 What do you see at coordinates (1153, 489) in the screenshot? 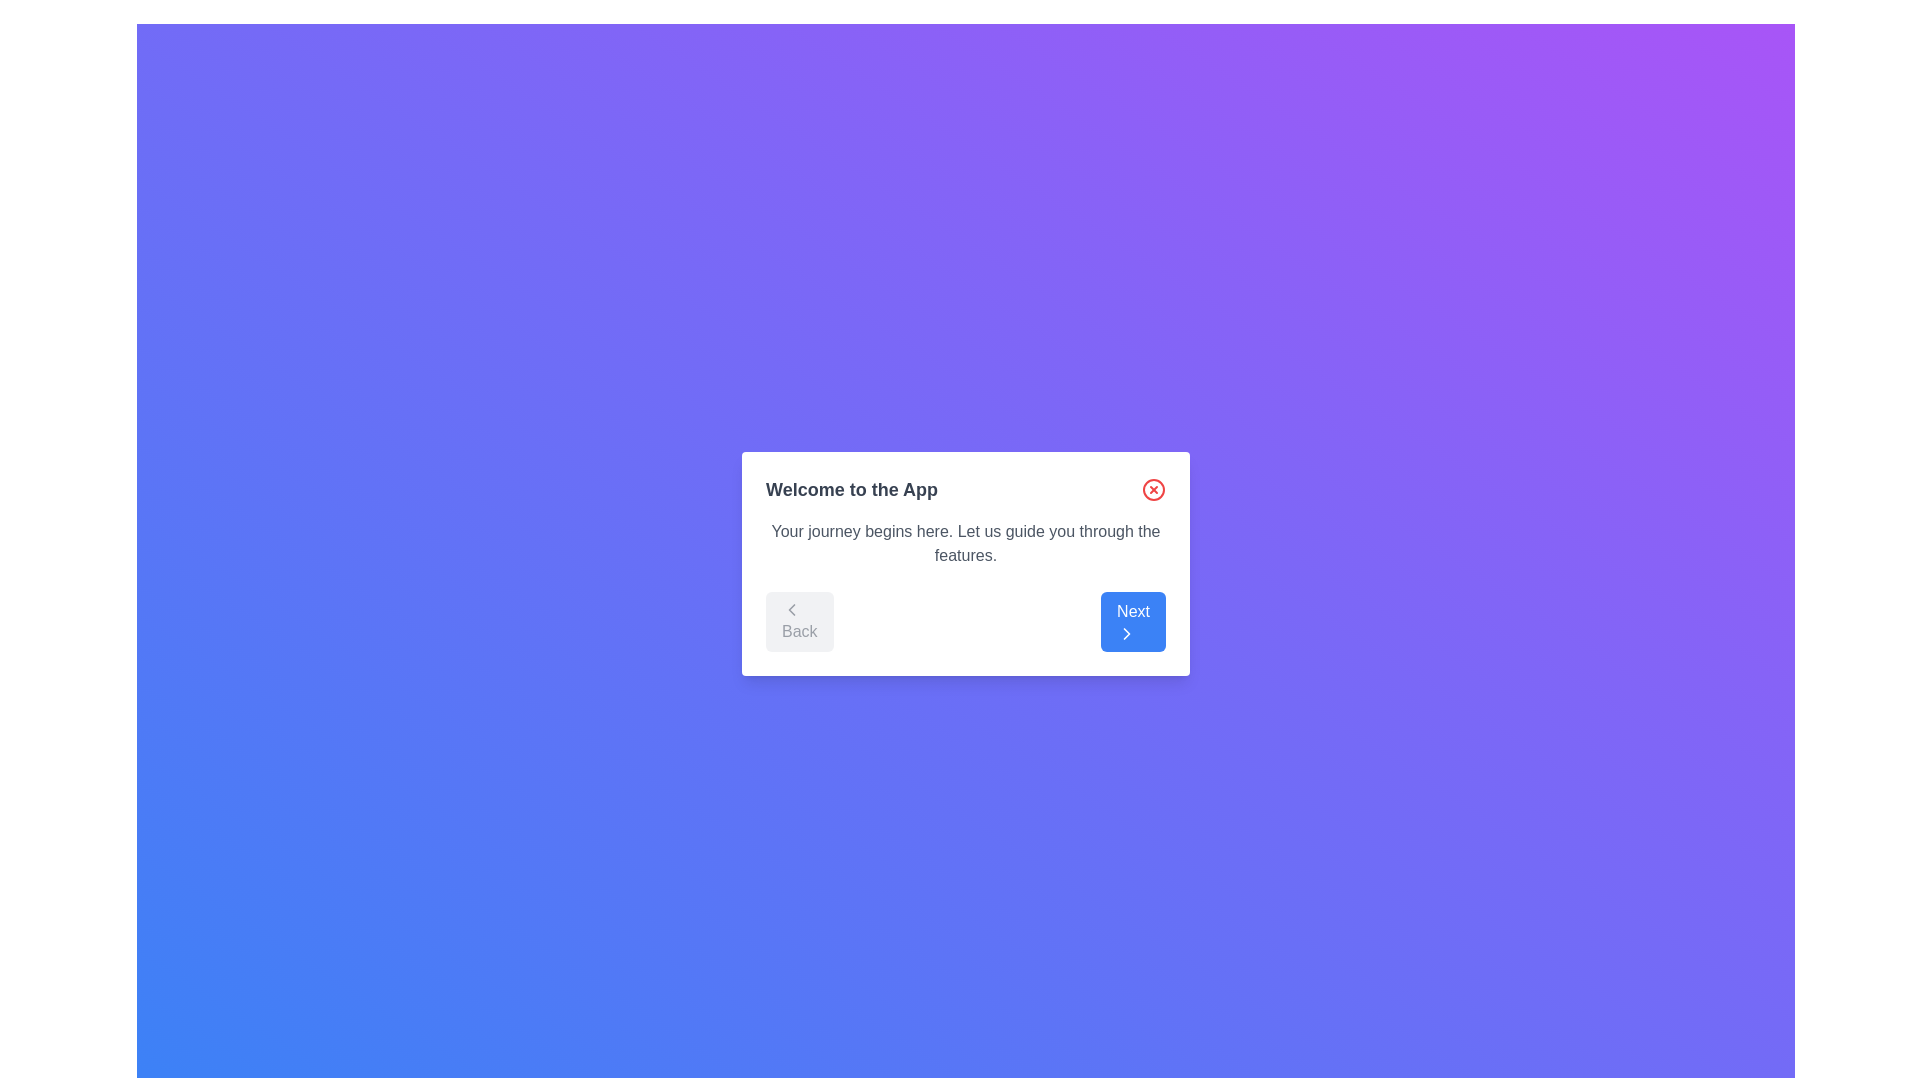
I see `the close button located at the top-right corner of the dialog box` at bounding box center [1153, 489].